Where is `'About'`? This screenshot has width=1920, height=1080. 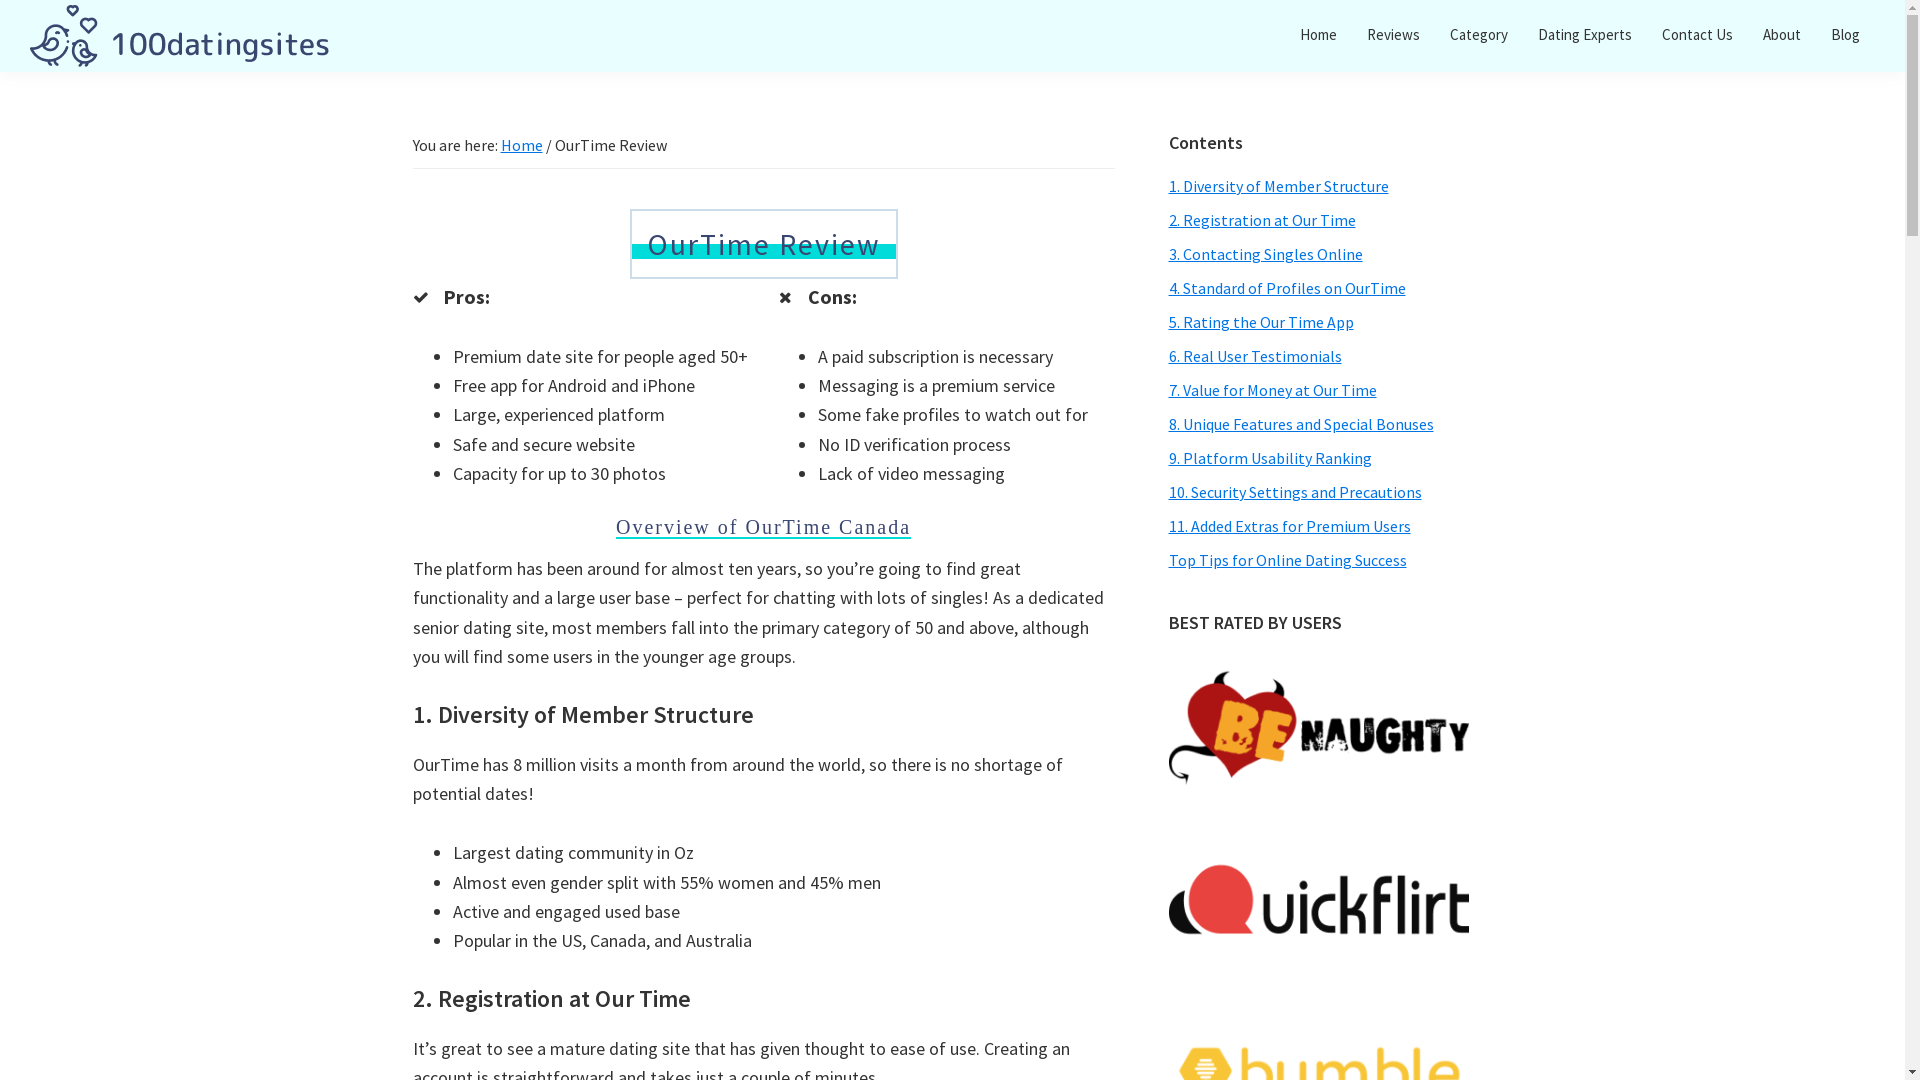
'About' is located at coordinates (1746, 34).